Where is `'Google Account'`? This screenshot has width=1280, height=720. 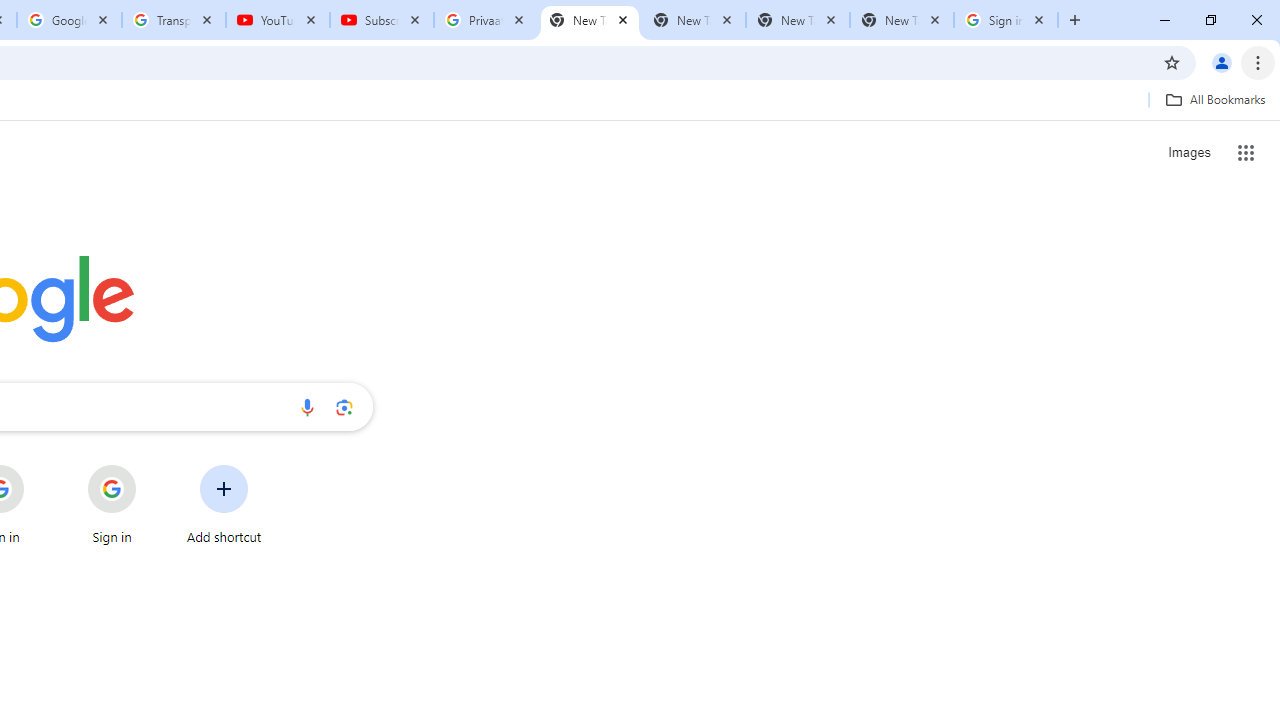 'Google Account' is located at coordinates (69, 20).